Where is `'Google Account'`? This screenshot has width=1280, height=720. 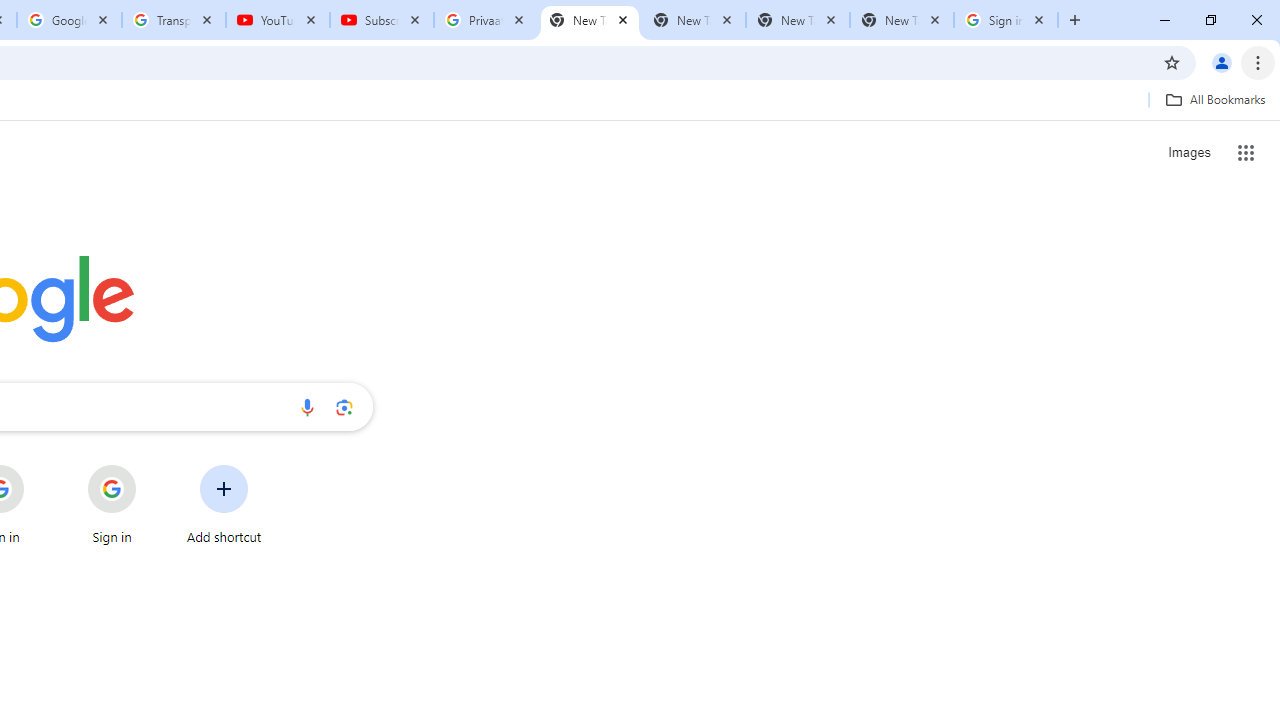 'Google Account' is located at coordinates (69, 20).